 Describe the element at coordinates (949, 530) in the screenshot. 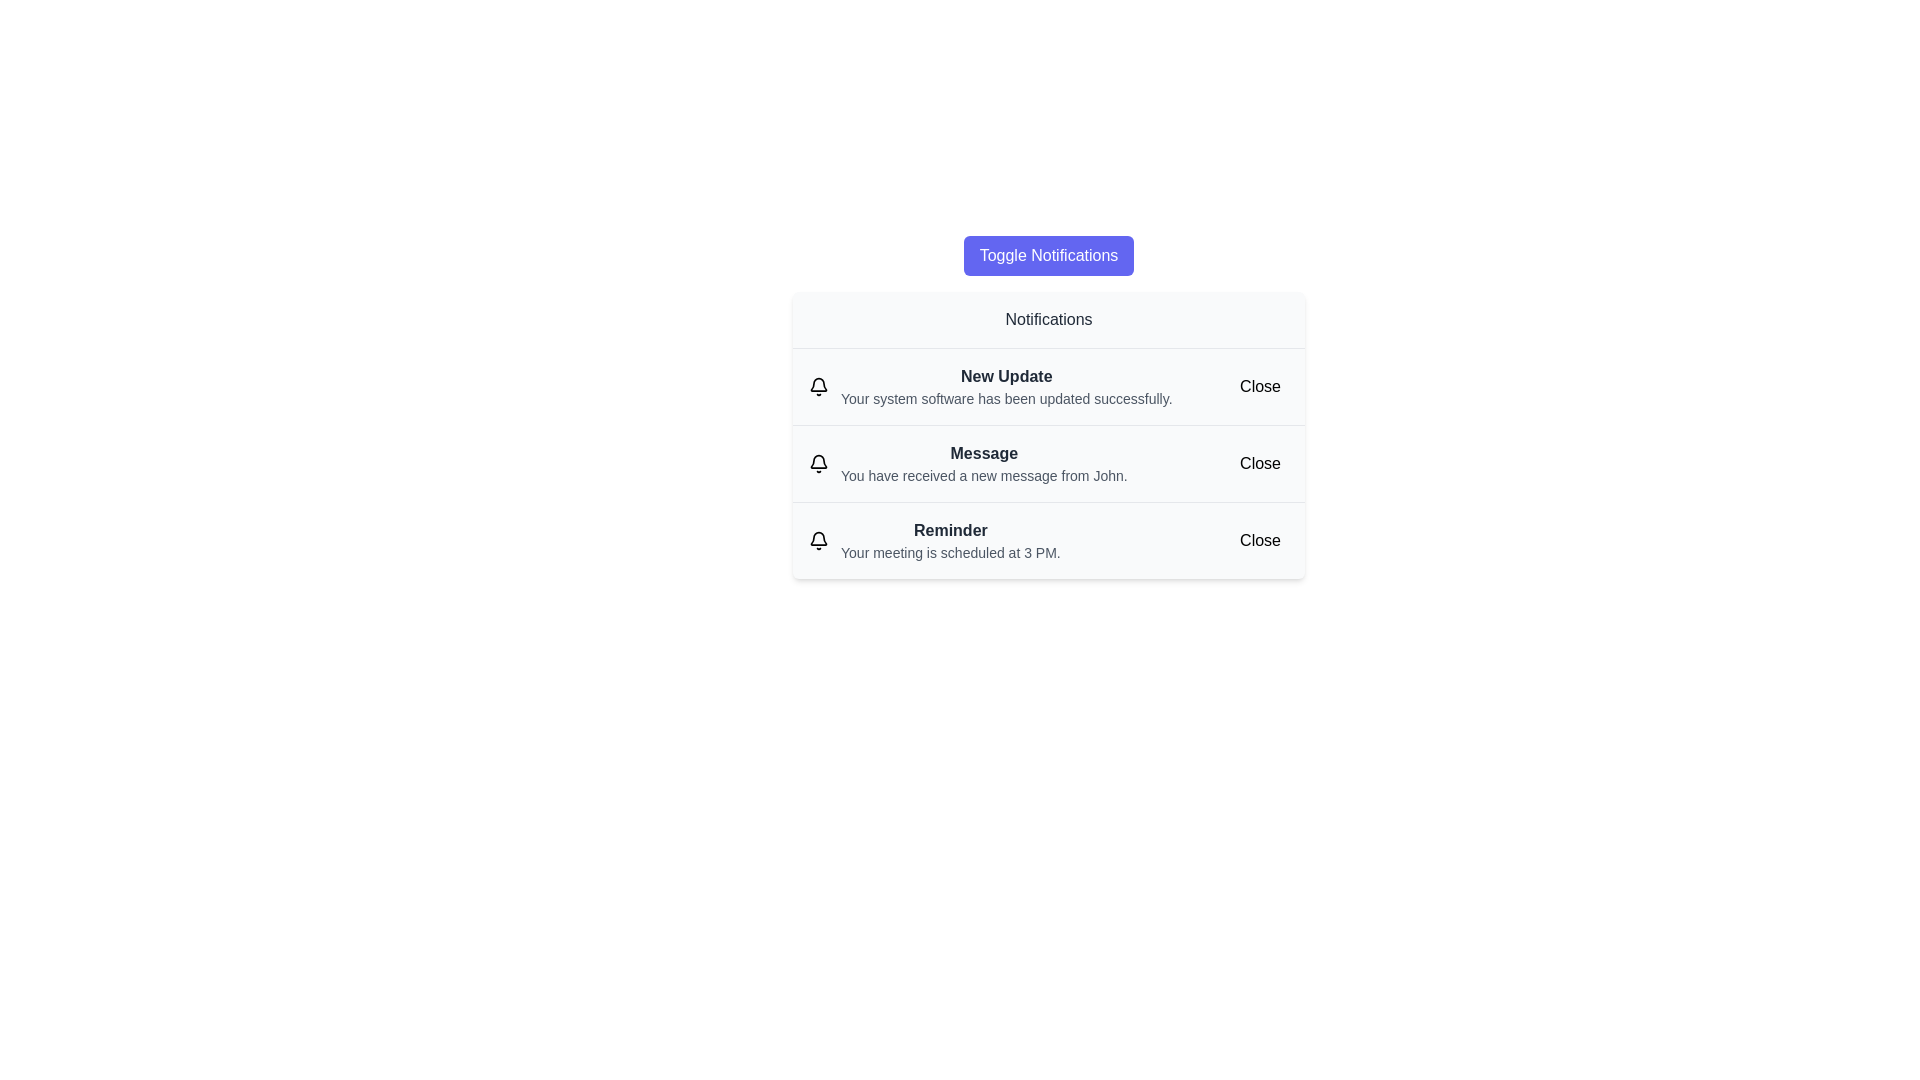

I see `the static text element that serves as the heading for the notification, which is centered within the notification card above the secondary text` at that location.